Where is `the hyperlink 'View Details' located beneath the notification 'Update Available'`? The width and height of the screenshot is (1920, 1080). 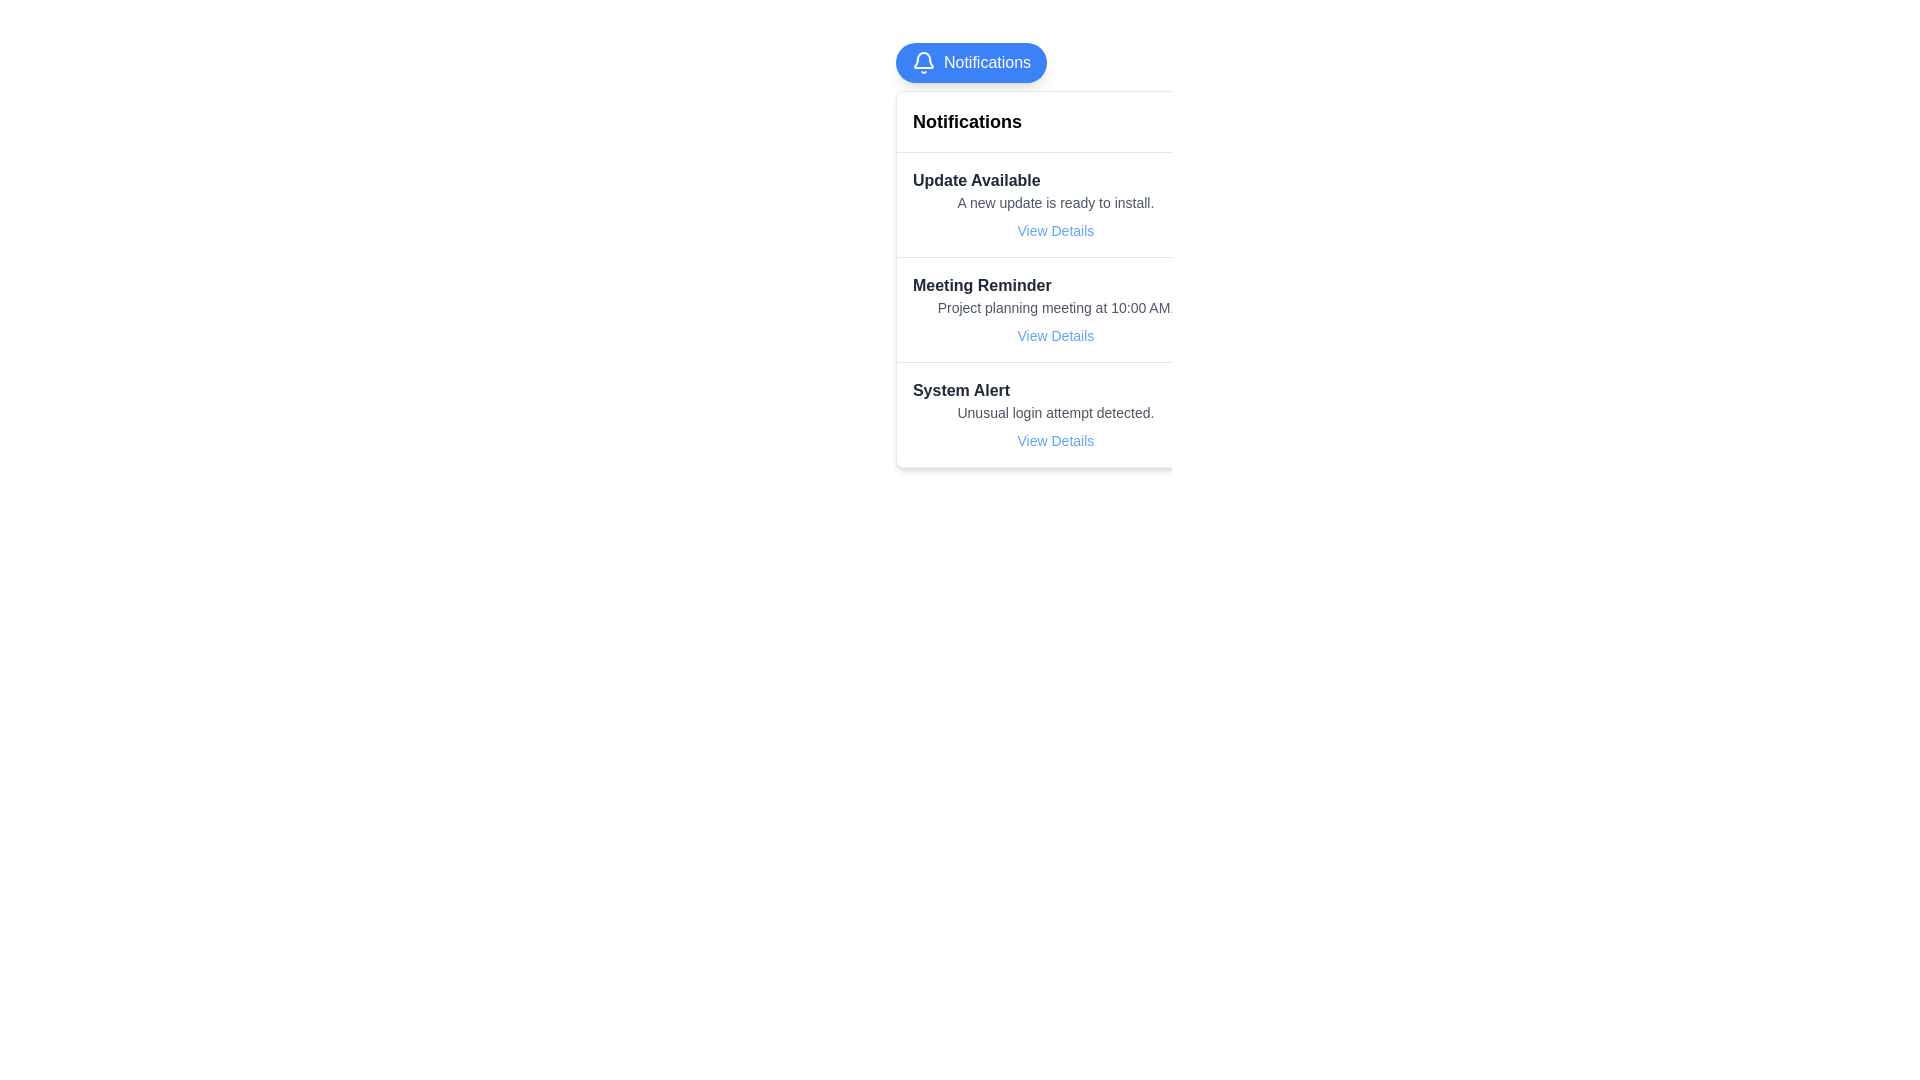 the hyperlink 'View Details' located beneath the notification 'Update Available' is located at coordinates (1055, 230).